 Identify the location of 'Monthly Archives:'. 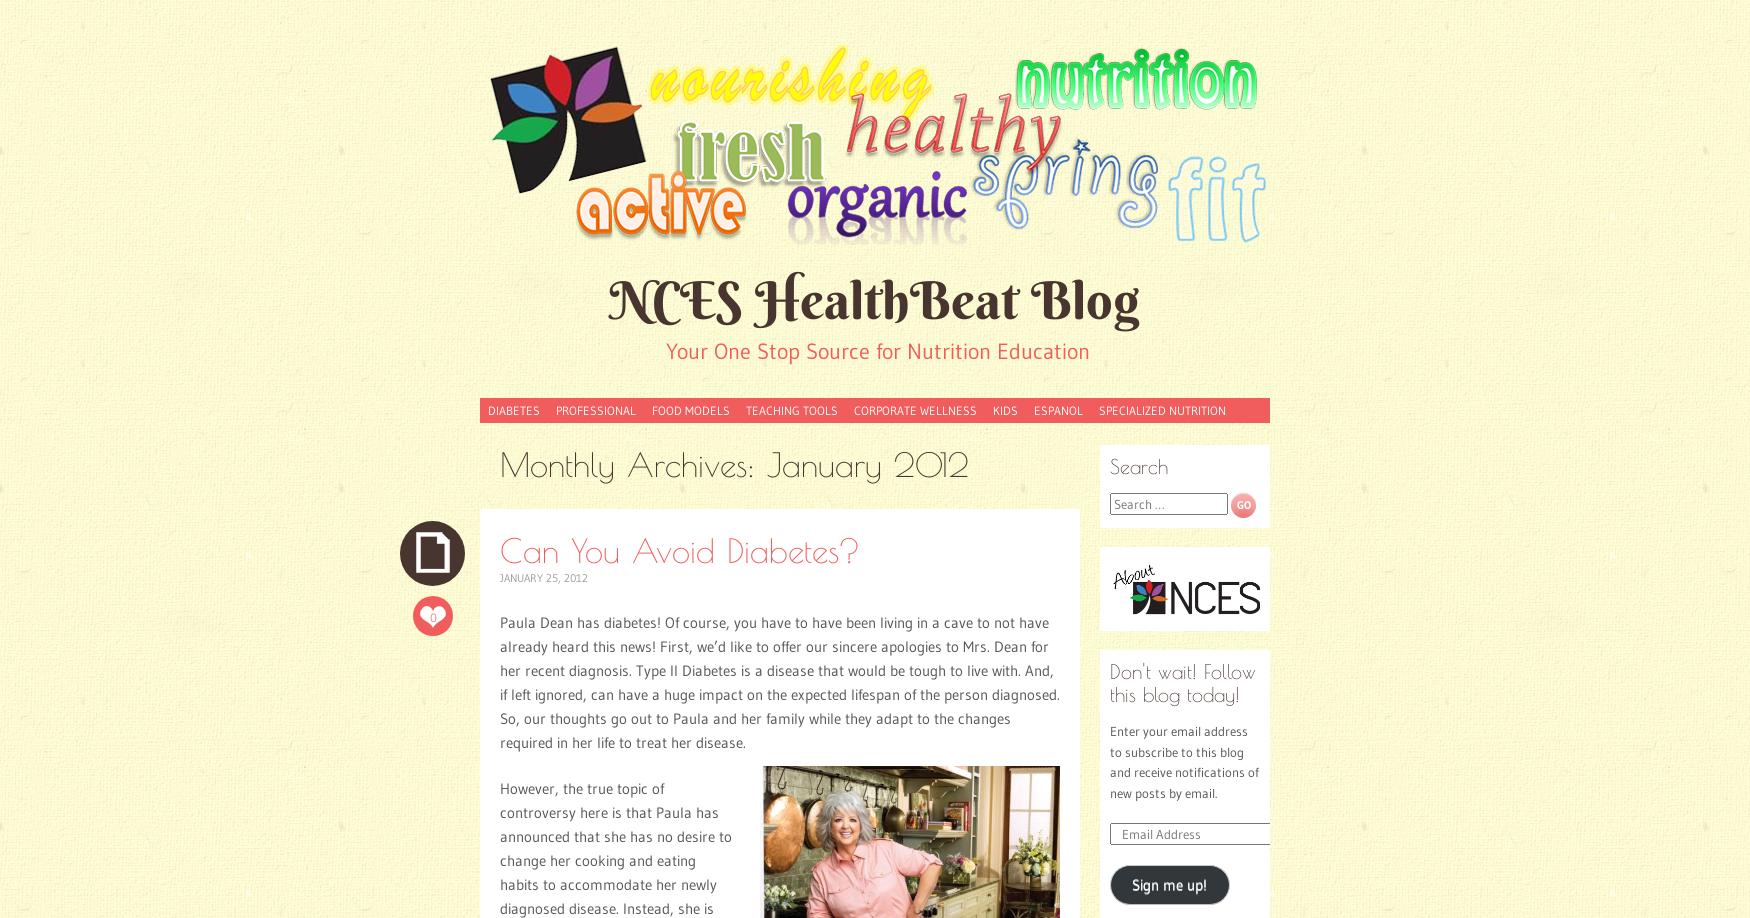
(632, 464).